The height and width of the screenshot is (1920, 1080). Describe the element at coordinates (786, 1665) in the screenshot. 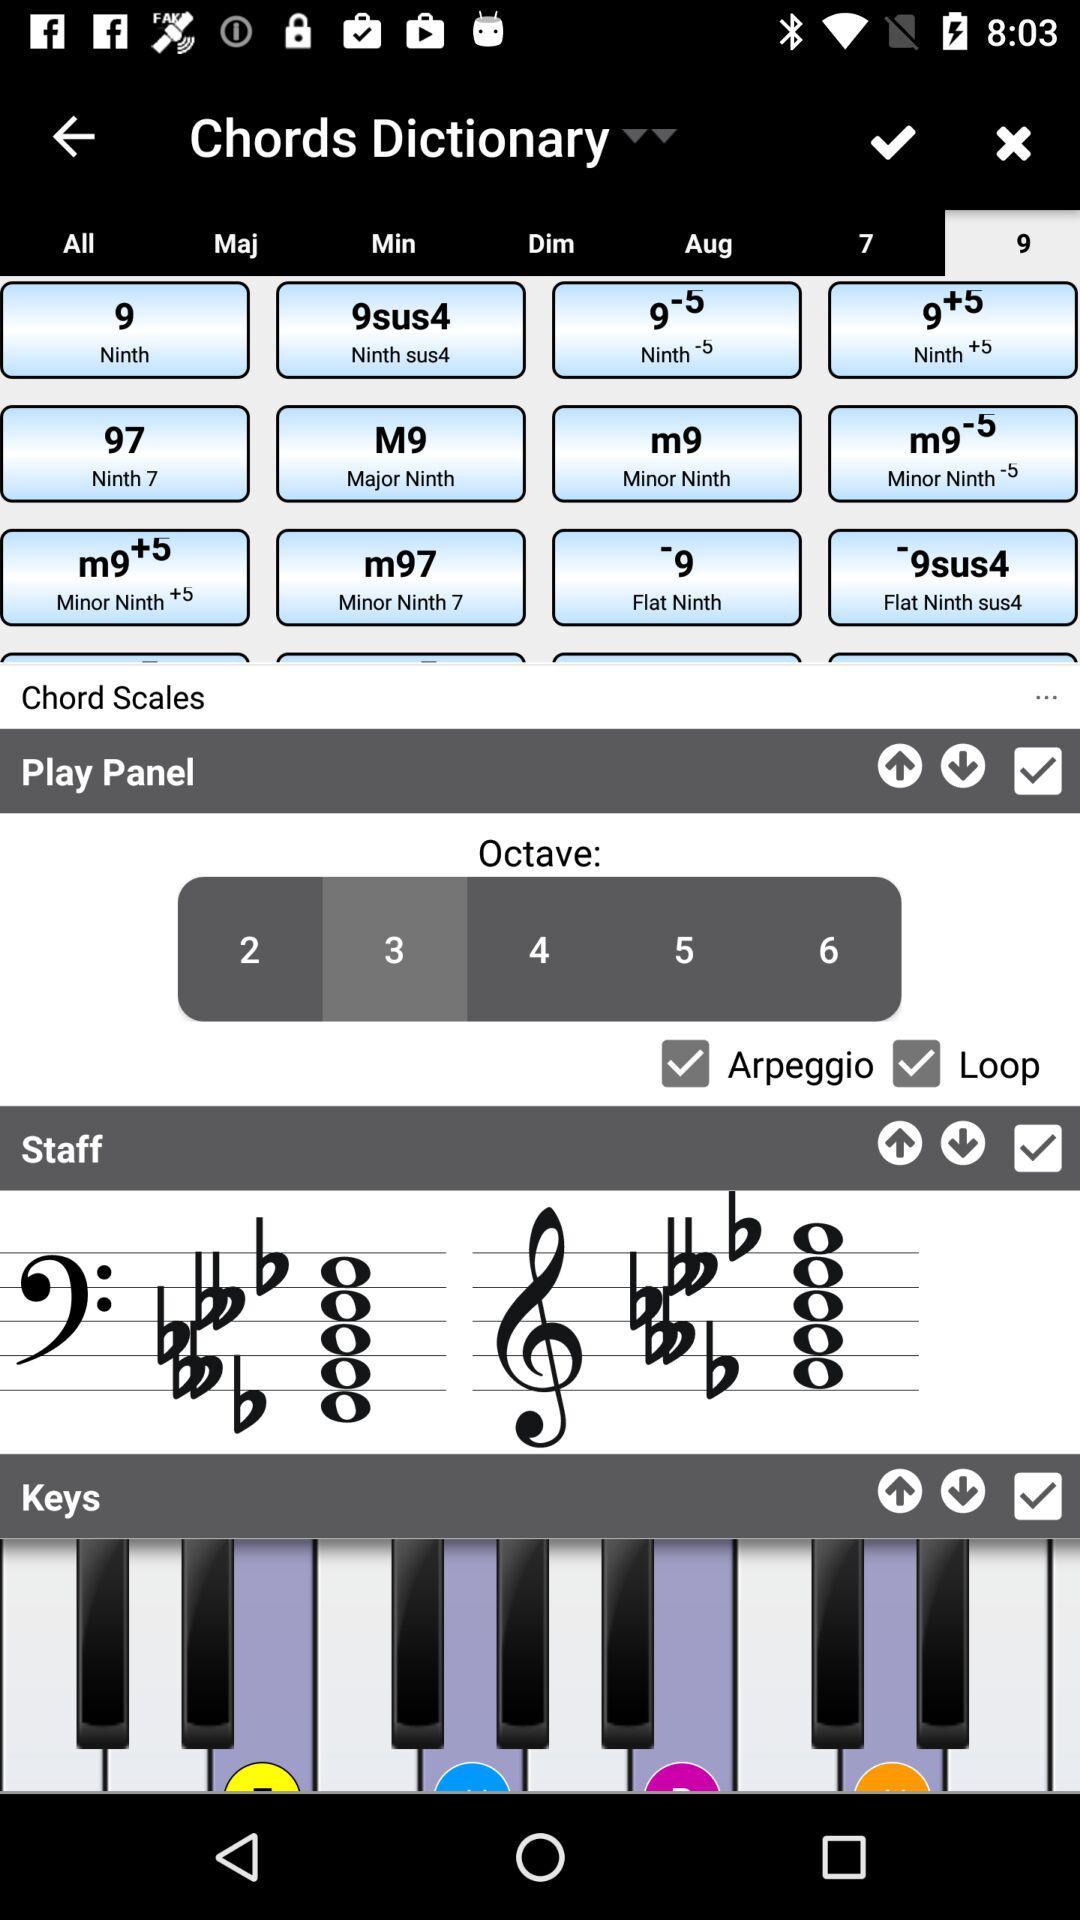

I see `one of piano keys` at that location.